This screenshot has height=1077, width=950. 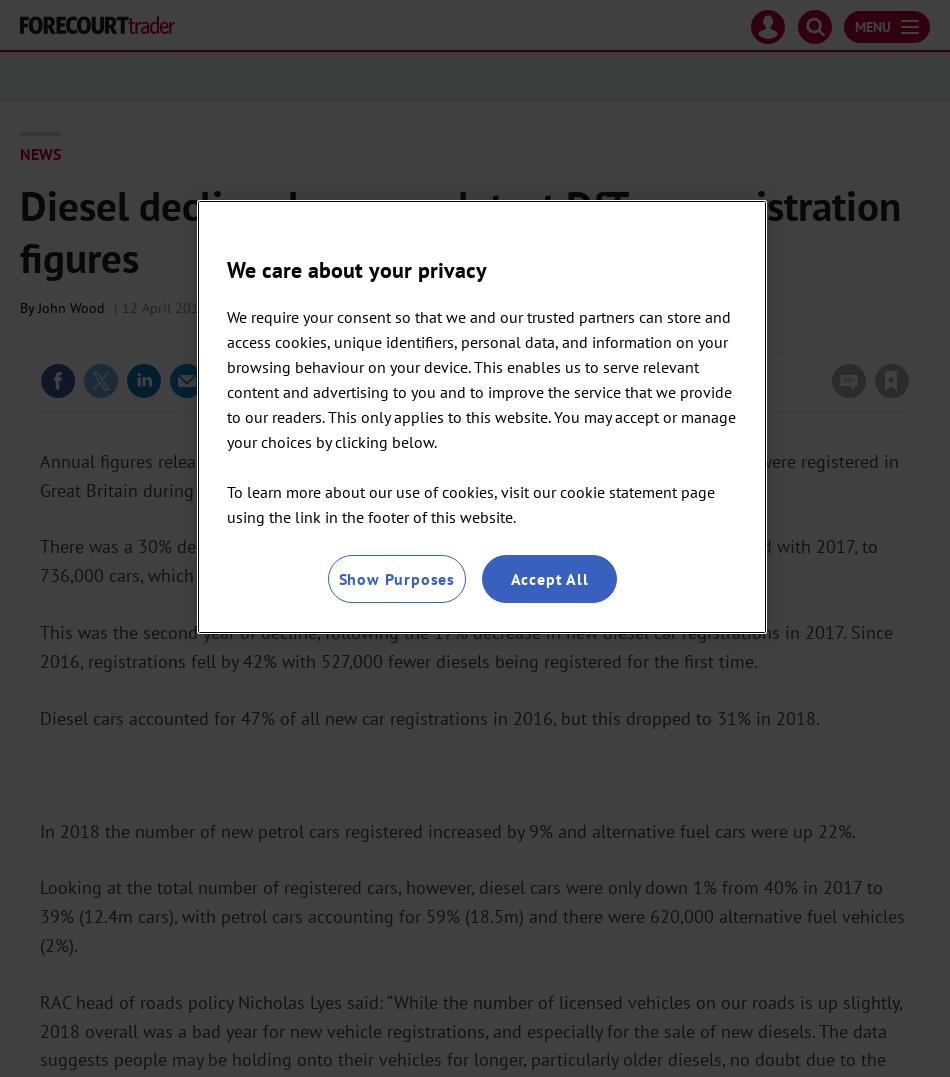 What do you see at coordinates (458, 561) in the screenshot?
I see `'There was a 30% decline in the number of new diesel cars being registered in 2018 compared with 2017, to 736,000 cars, which is below the 2008/09 recession dip and similar to 2003 registrations.'` at bounding box center [458, 561].